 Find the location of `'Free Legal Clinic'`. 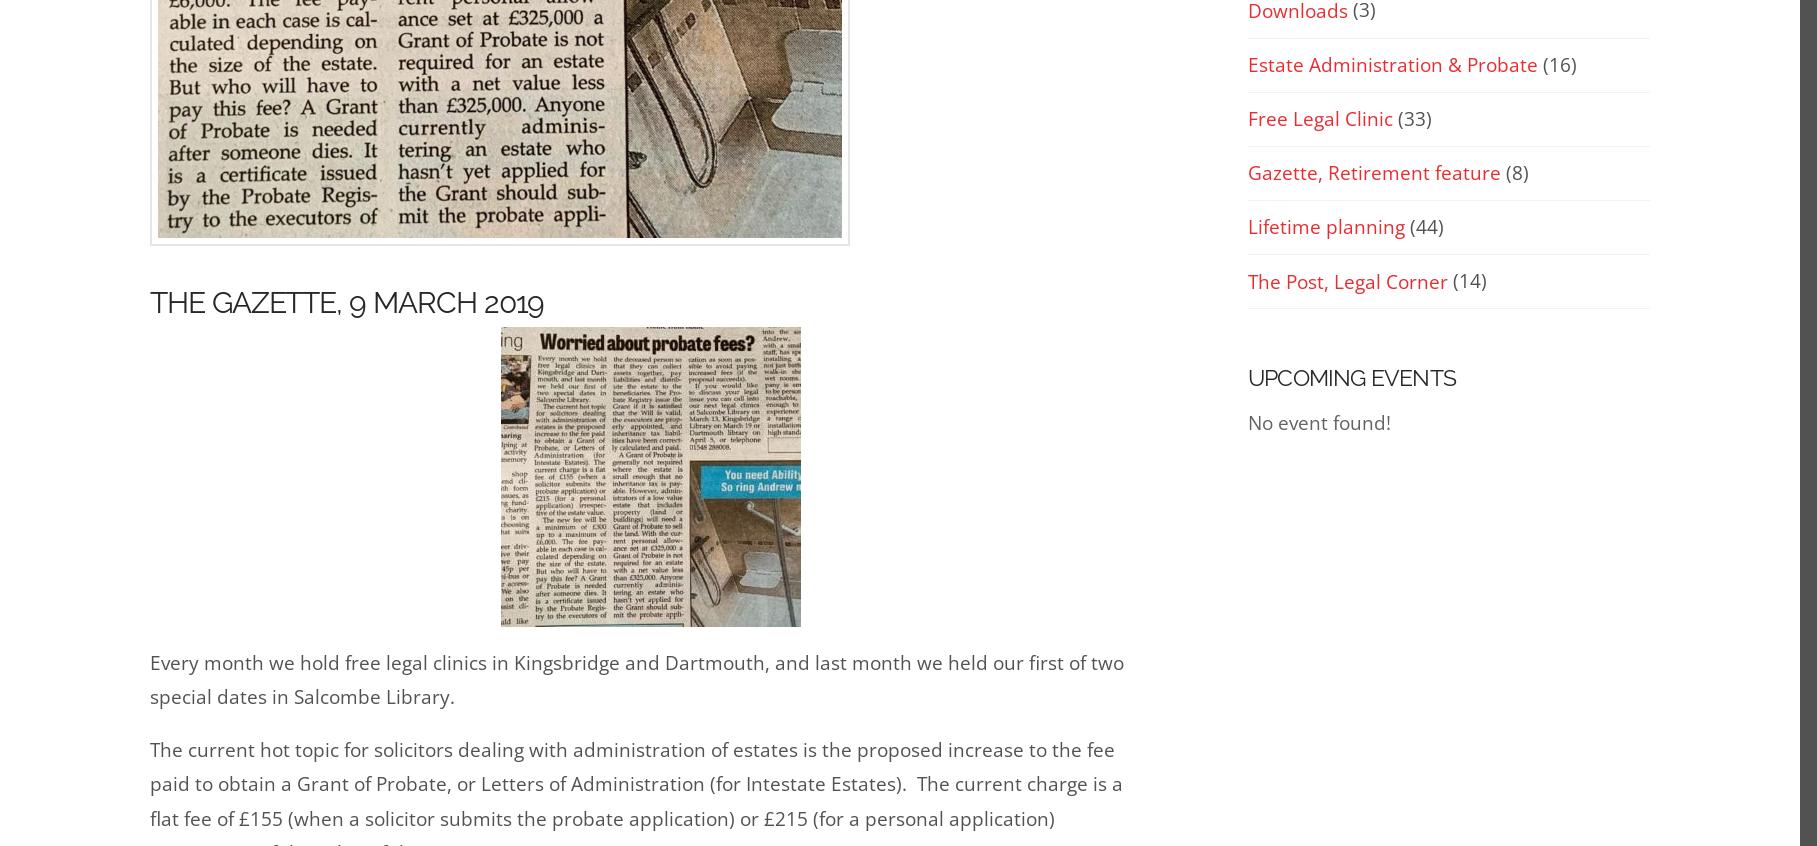

'Free Legal Clinic' is located at coordinates (1320, 119).